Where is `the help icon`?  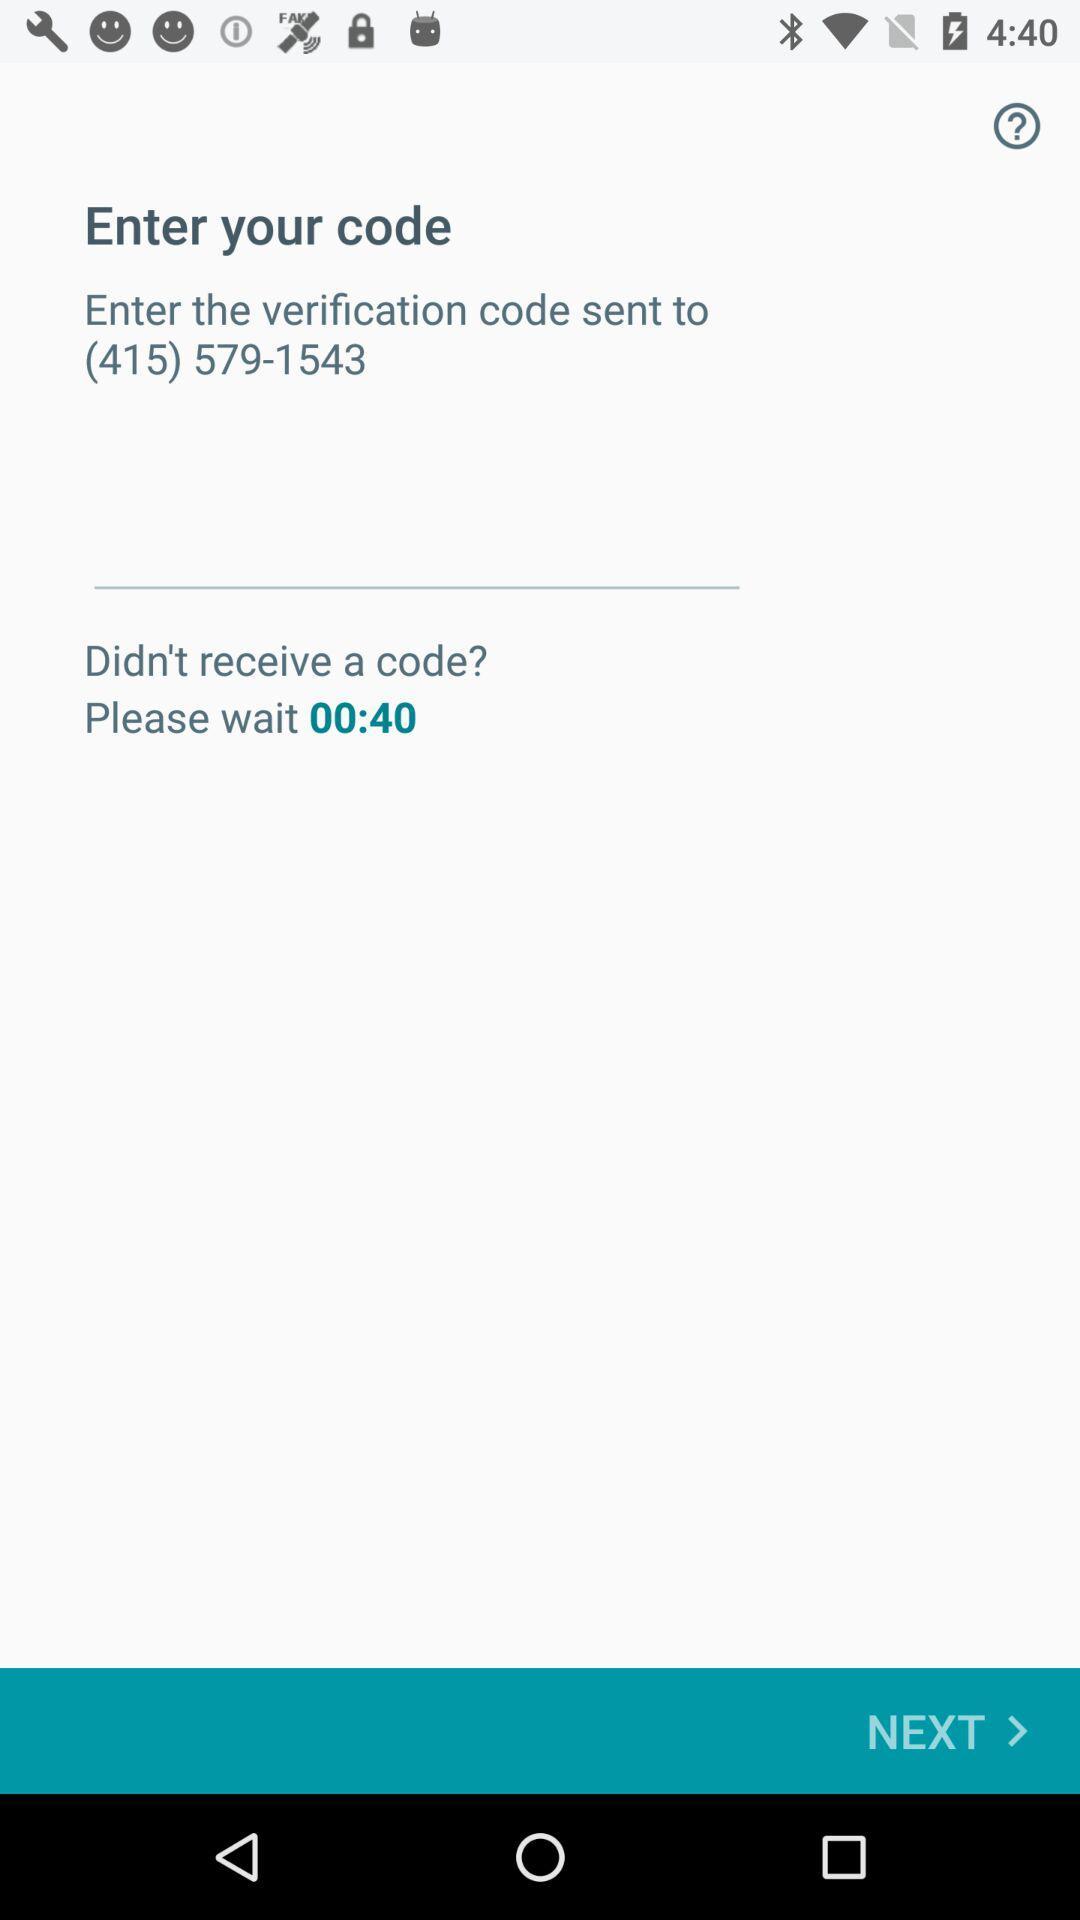
the help icon is located at coordinates (1017, 124).